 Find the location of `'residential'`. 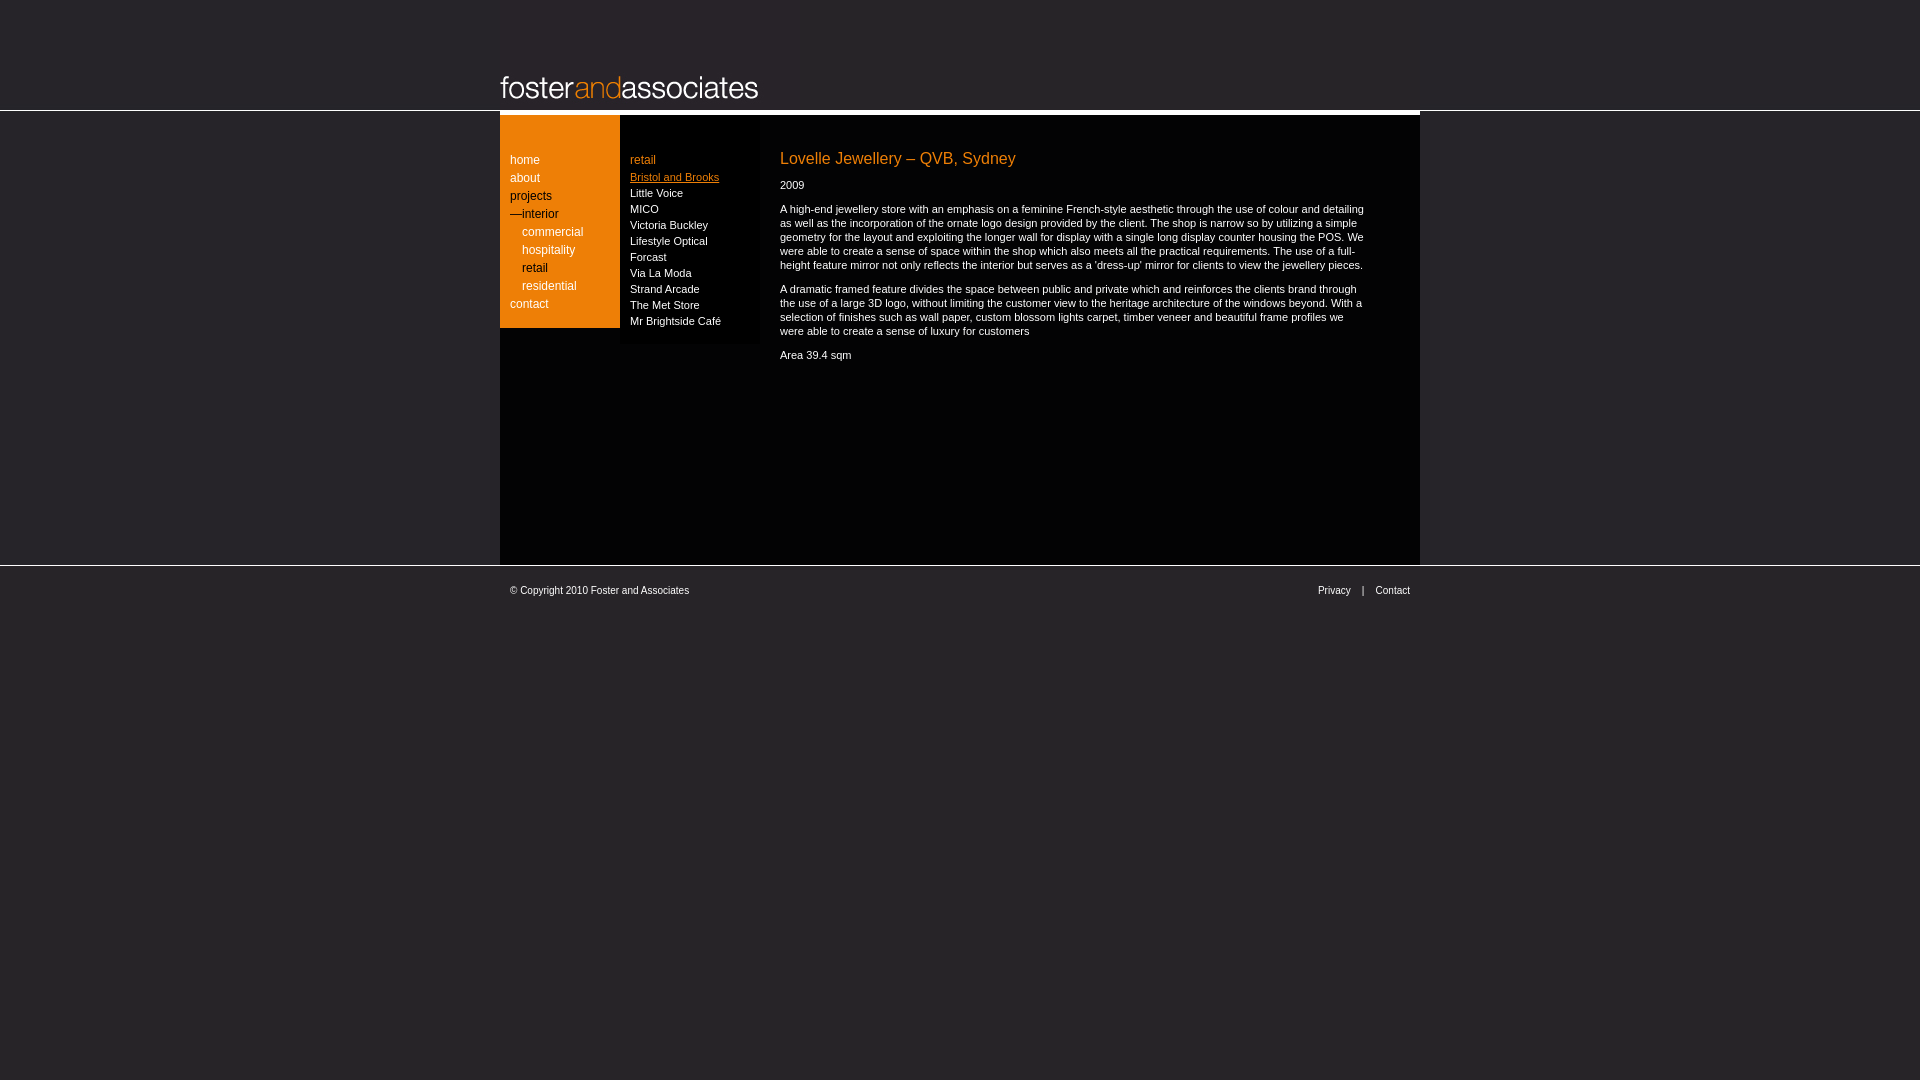

'residential' is located at coordinates (560, 285).